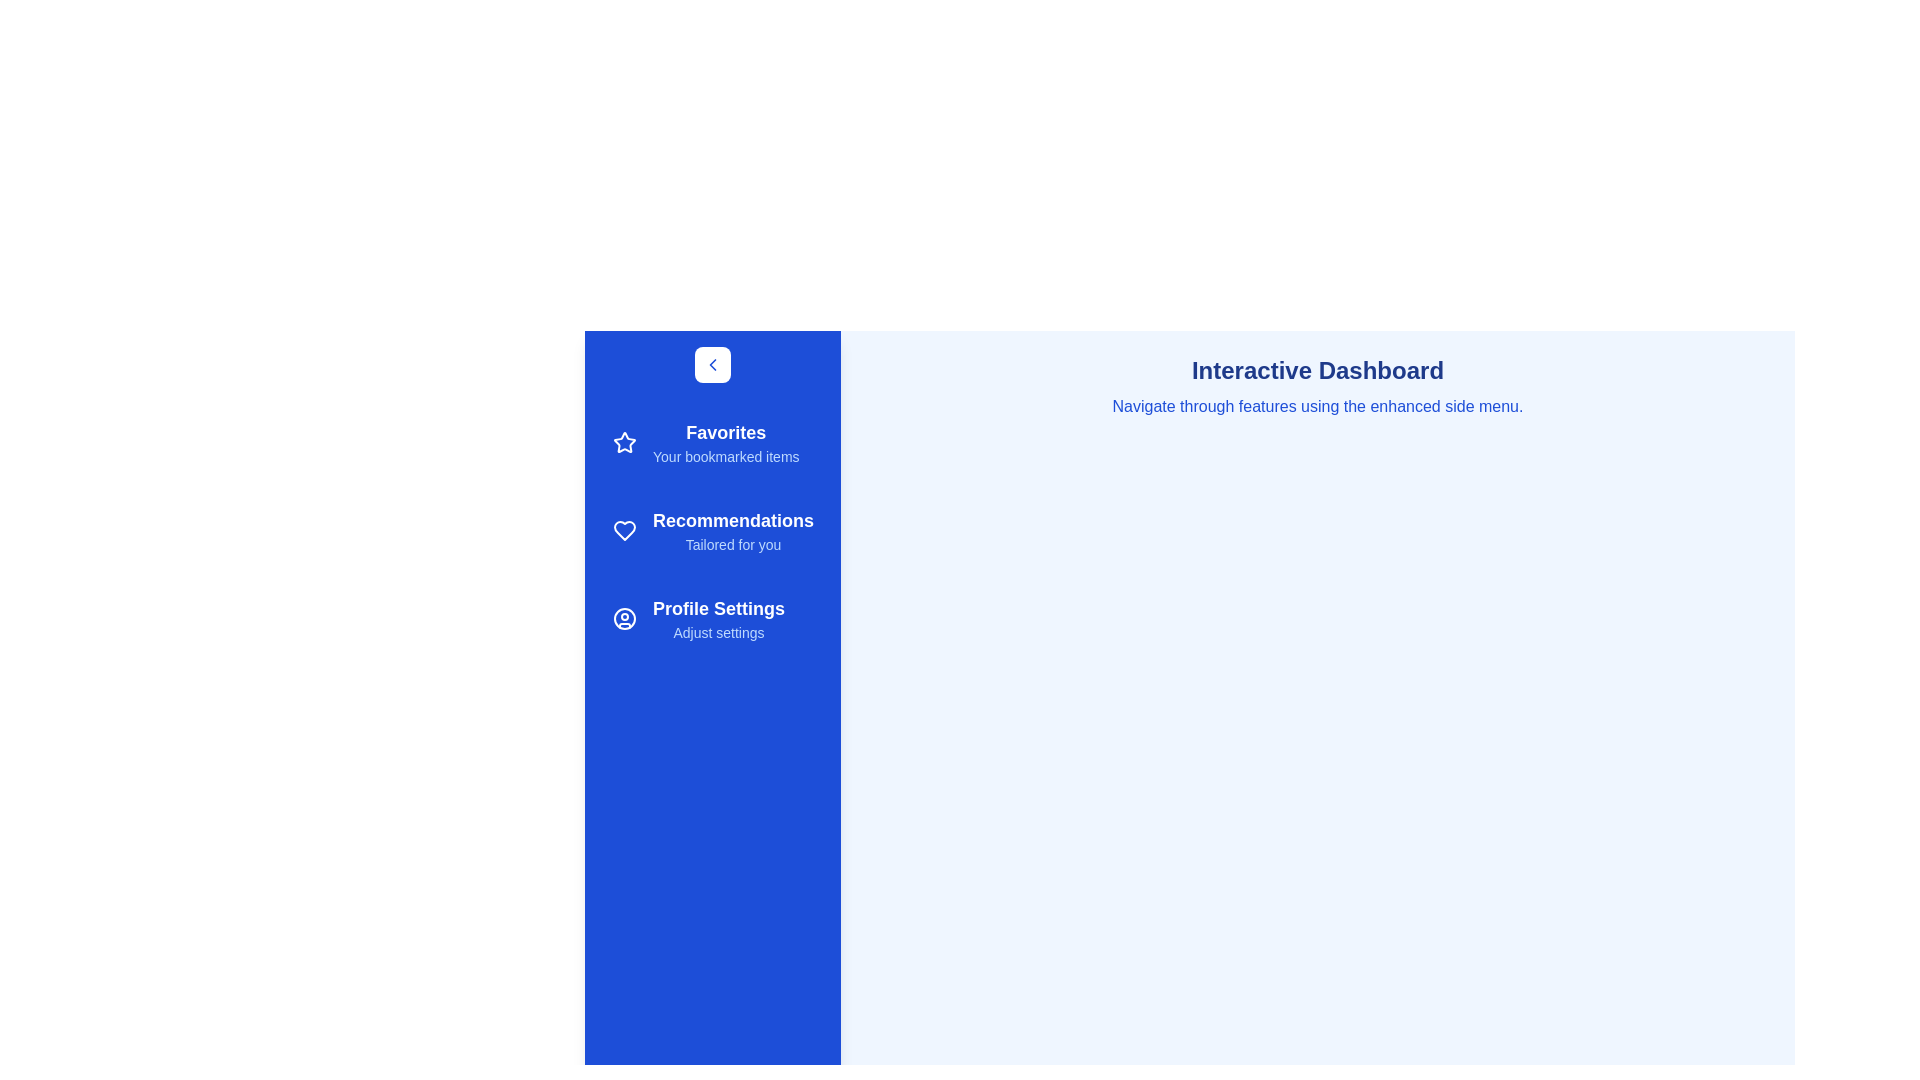 The height and width of the screenshot is (1080, 1920). What do you see at coordinates (713, 617) in the screenshot?
I see `the sidebar item labeled Profile Settings to observe its hover effect` at bounding box center [713, 617].